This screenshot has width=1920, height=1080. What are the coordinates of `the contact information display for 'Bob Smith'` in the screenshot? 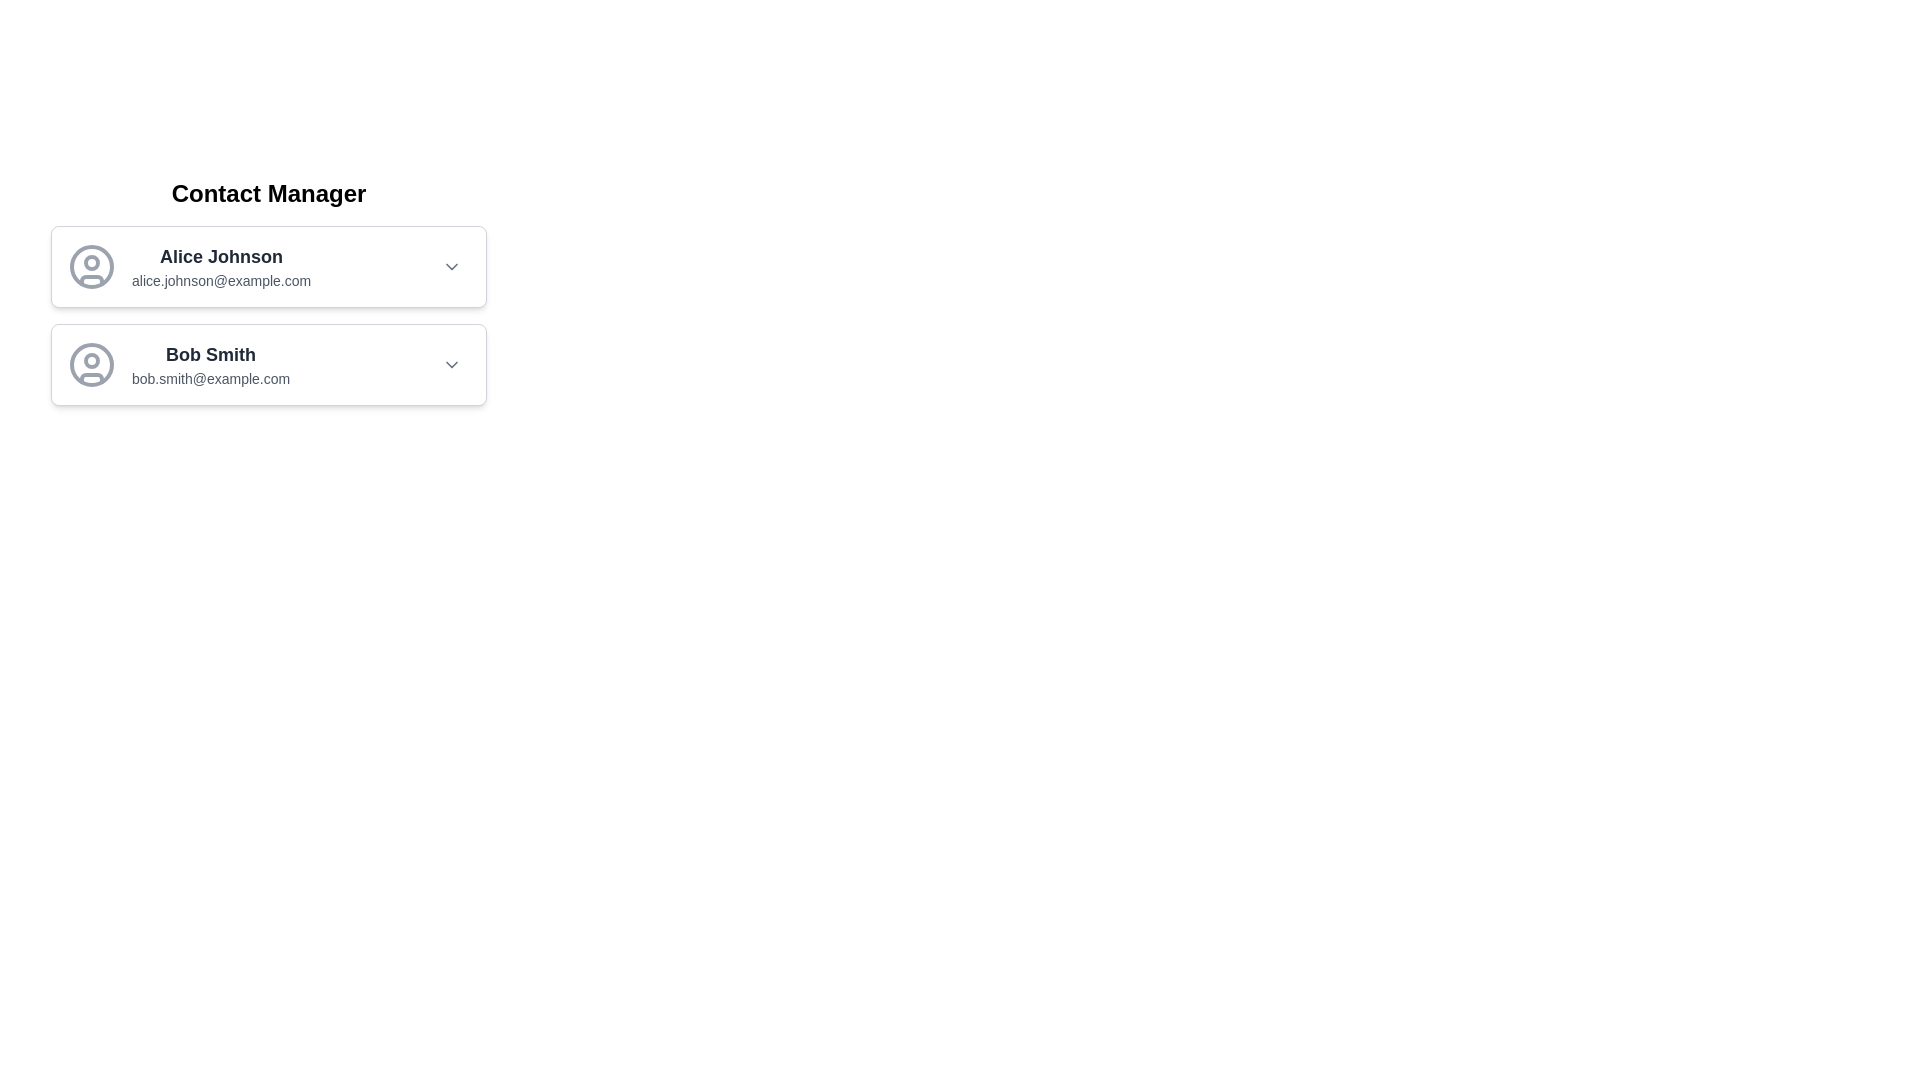 It's located at (211, 365).